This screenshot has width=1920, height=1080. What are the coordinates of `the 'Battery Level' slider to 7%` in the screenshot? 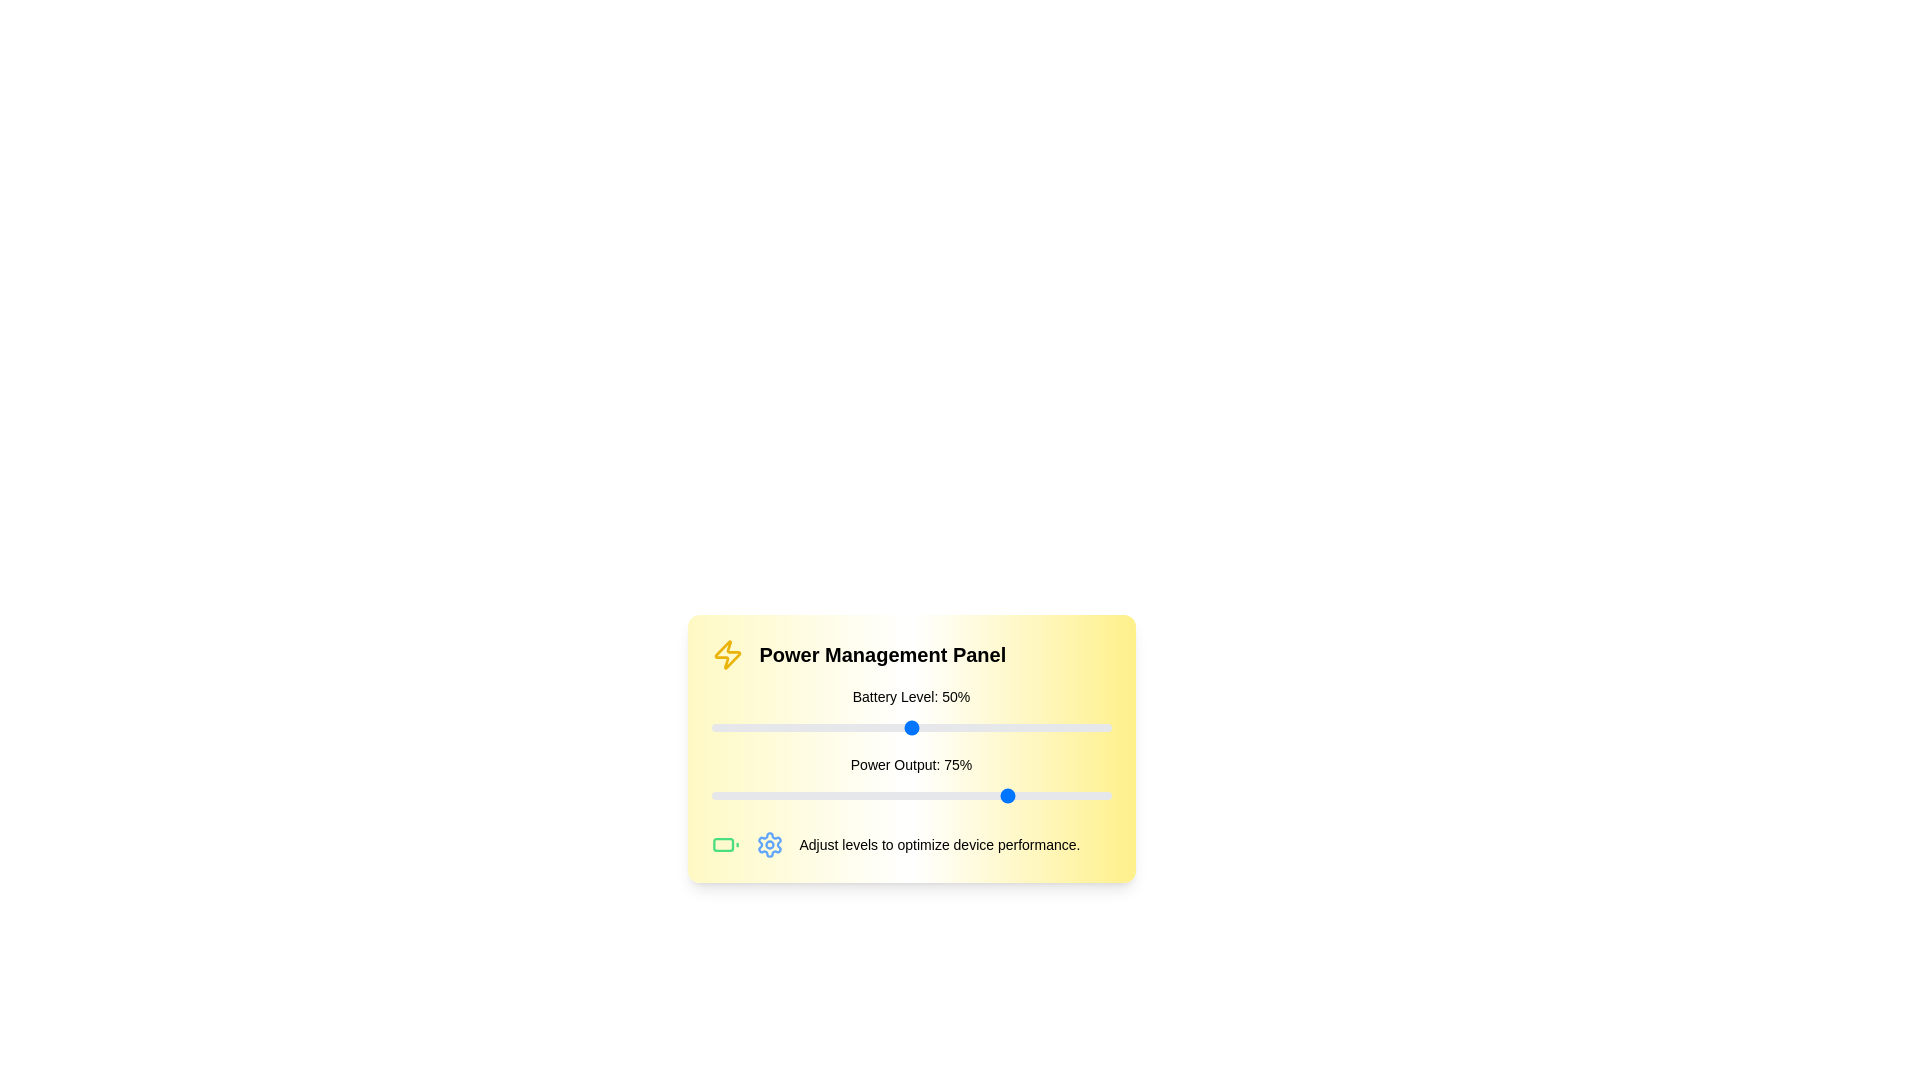 It's located at (738, 728).